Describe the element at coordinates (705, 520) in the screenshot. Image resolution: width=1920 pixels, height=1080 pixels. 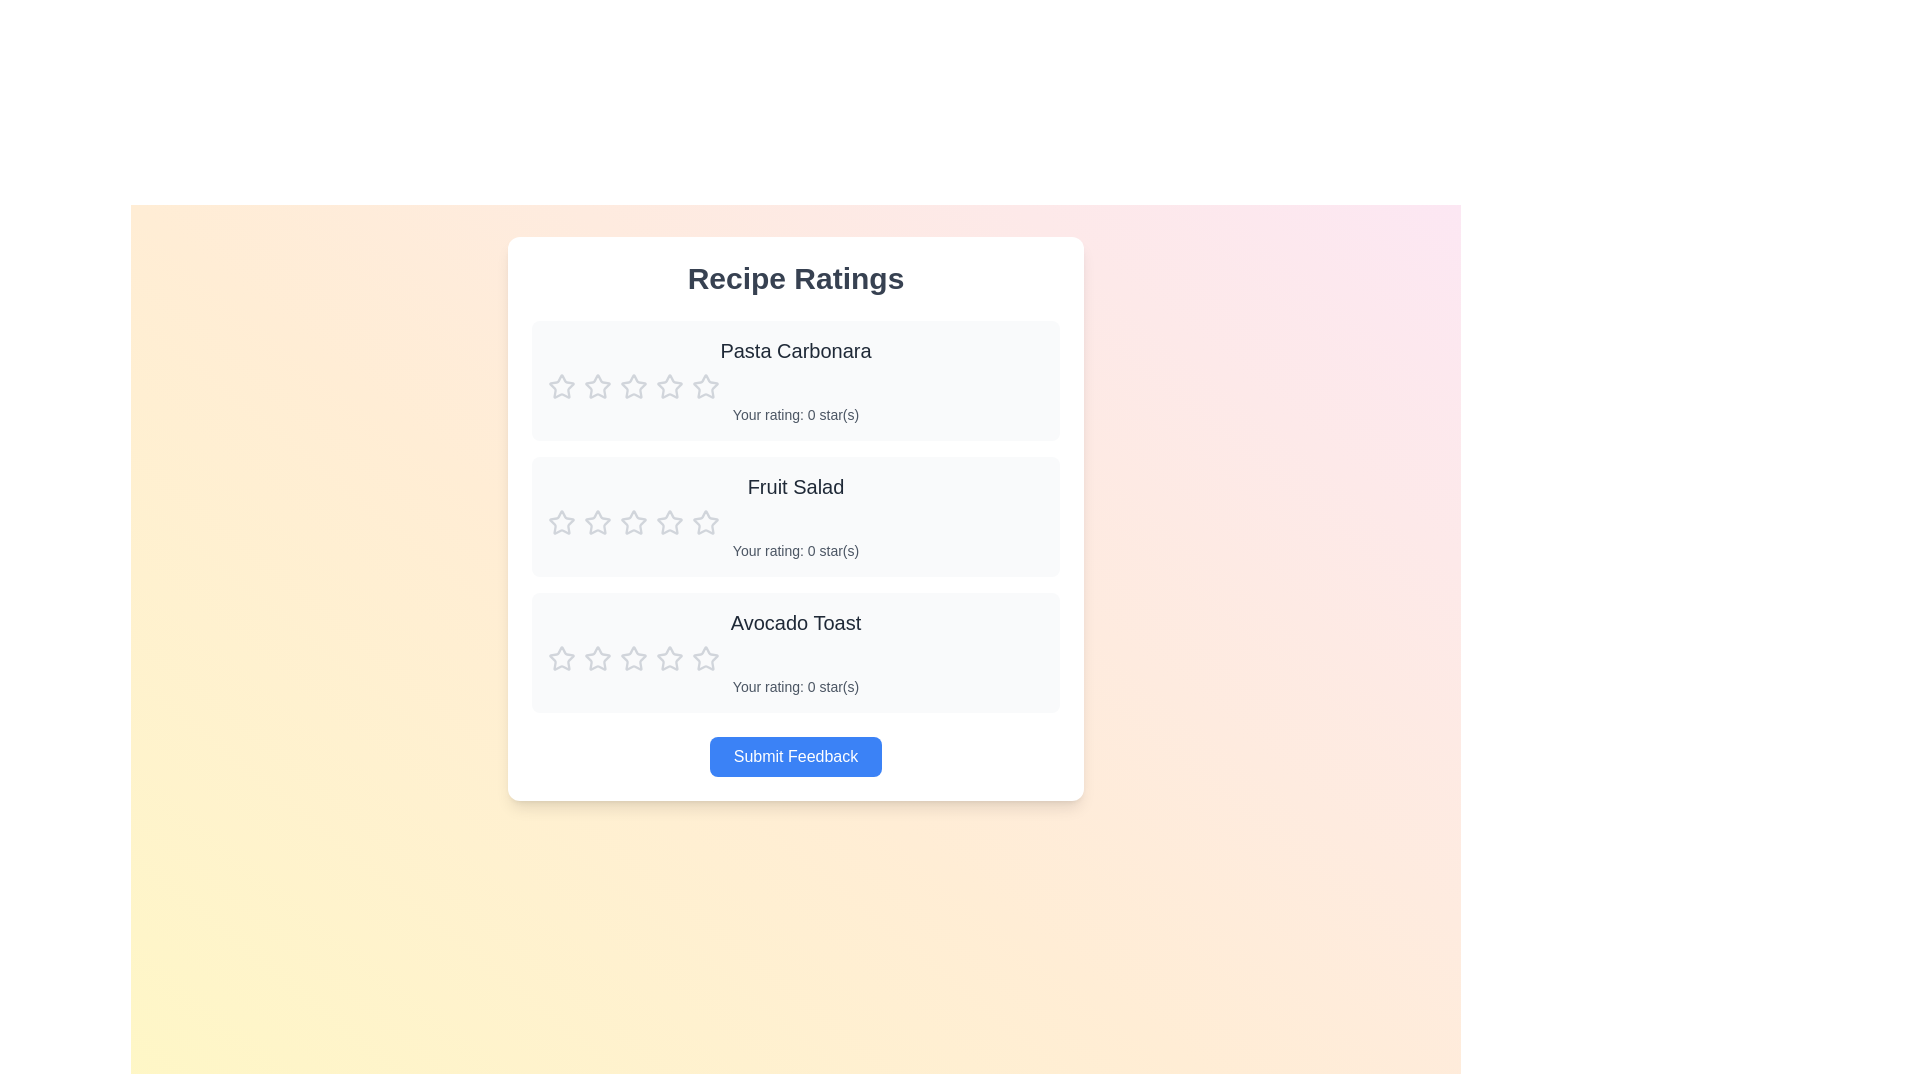
I see `the fourth star in the rating selection tool for the 'Fruit Salad' category` at that location.